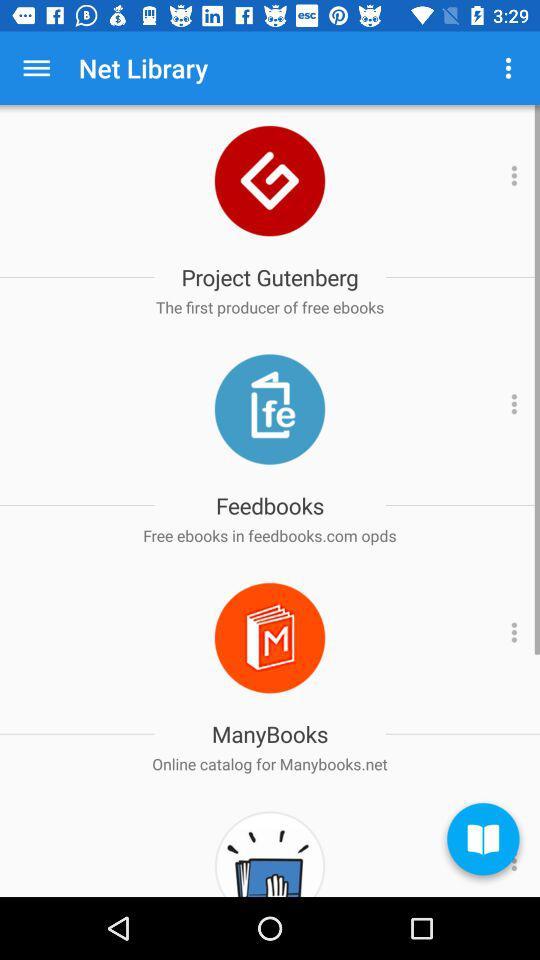 This screenshot has height=960, width=540. What do you see at coordinates (270, 763) in the screenshot?
I see `the item below manybooks` at bounding box center [270, 763].